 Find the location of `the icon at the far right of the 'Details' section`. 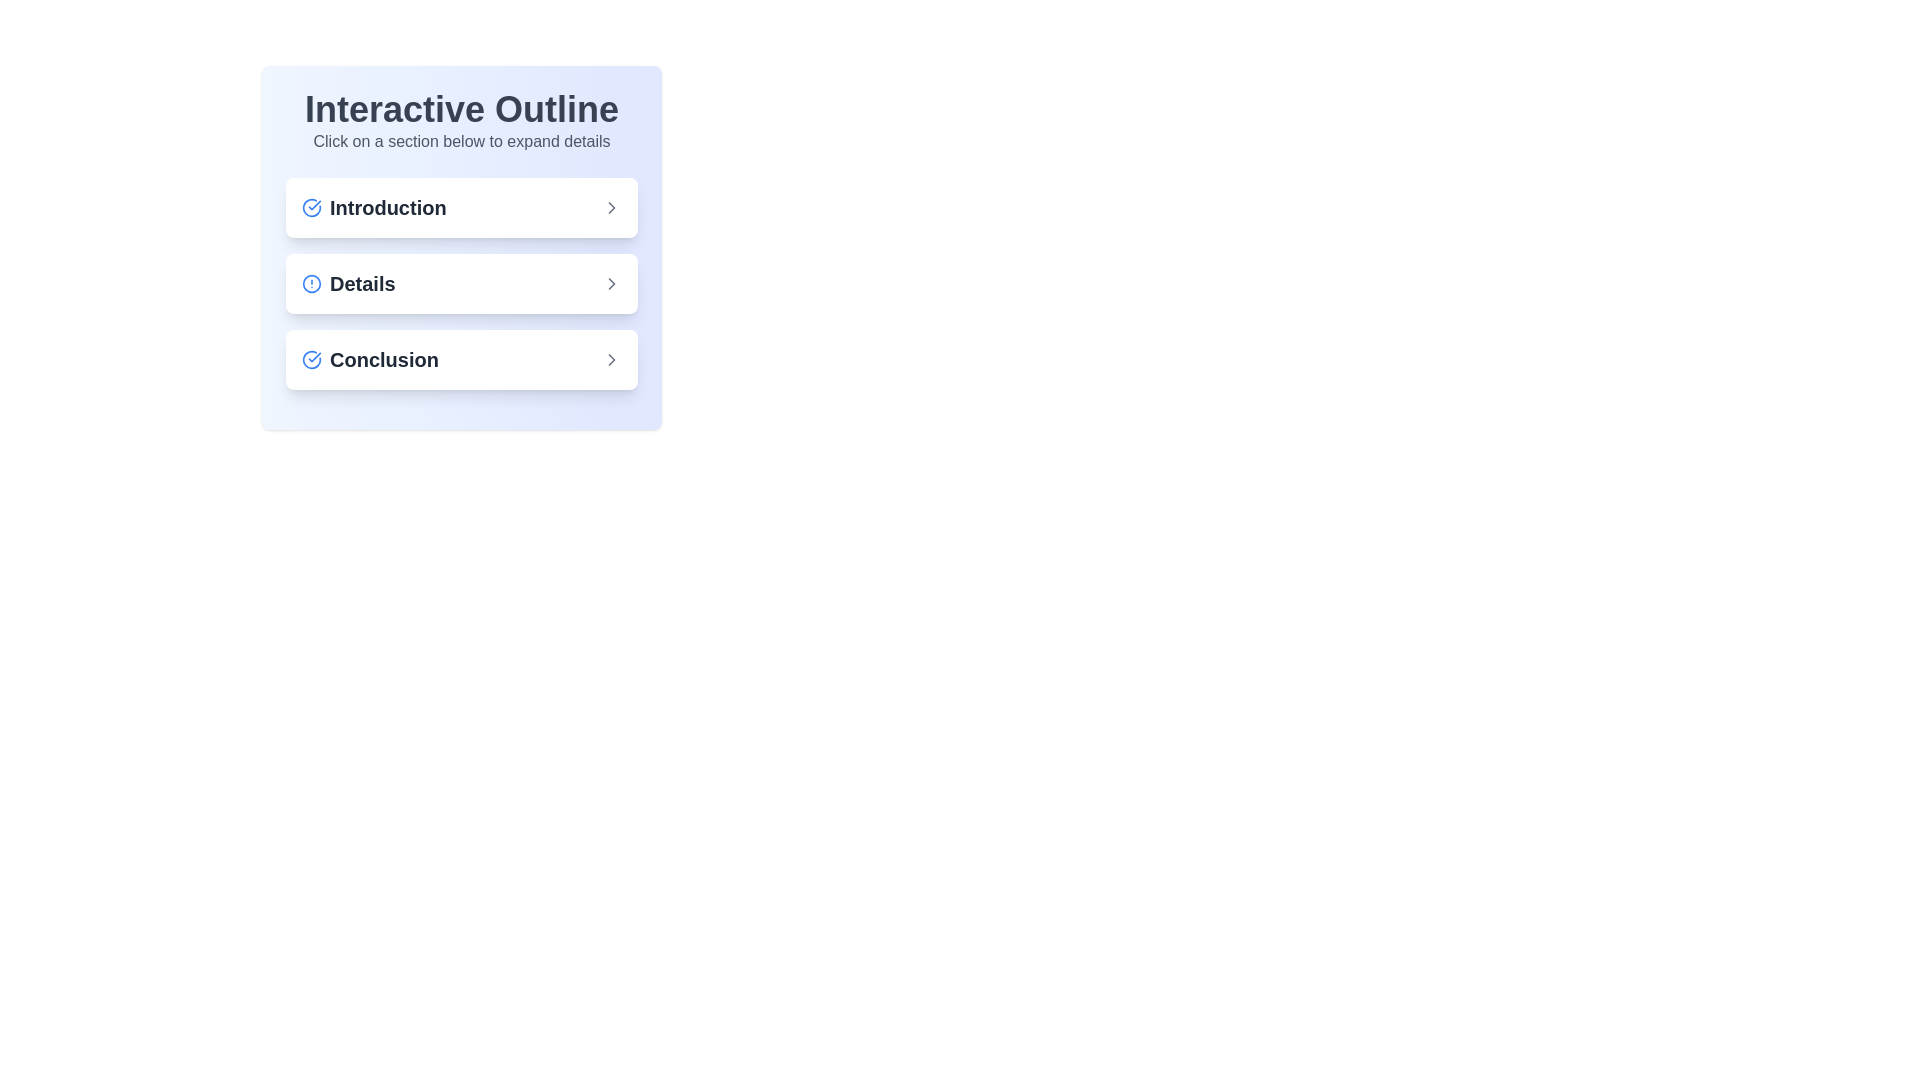

the icon at the far right of the 'Details' section is located at coordinates (610, 284).